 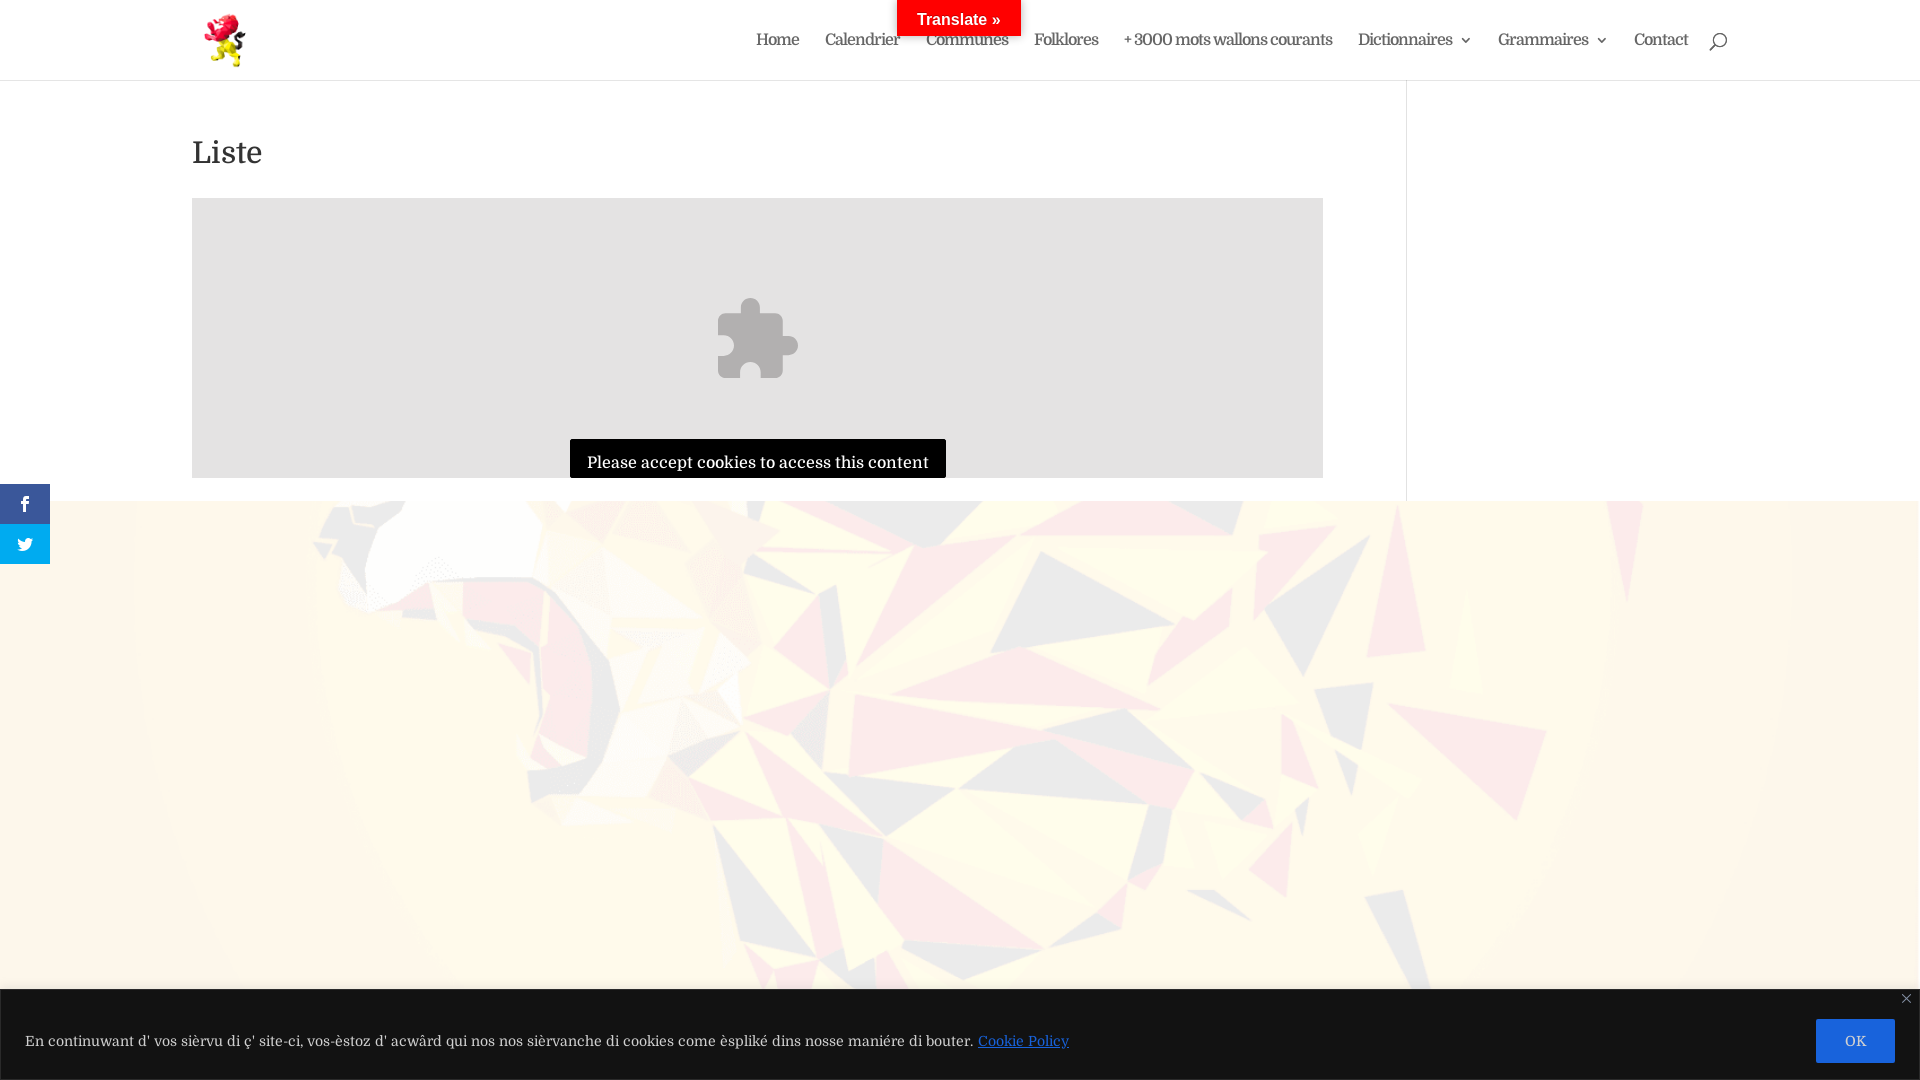 I want to click on 'Grammaires', so click(x=1552, y=55).